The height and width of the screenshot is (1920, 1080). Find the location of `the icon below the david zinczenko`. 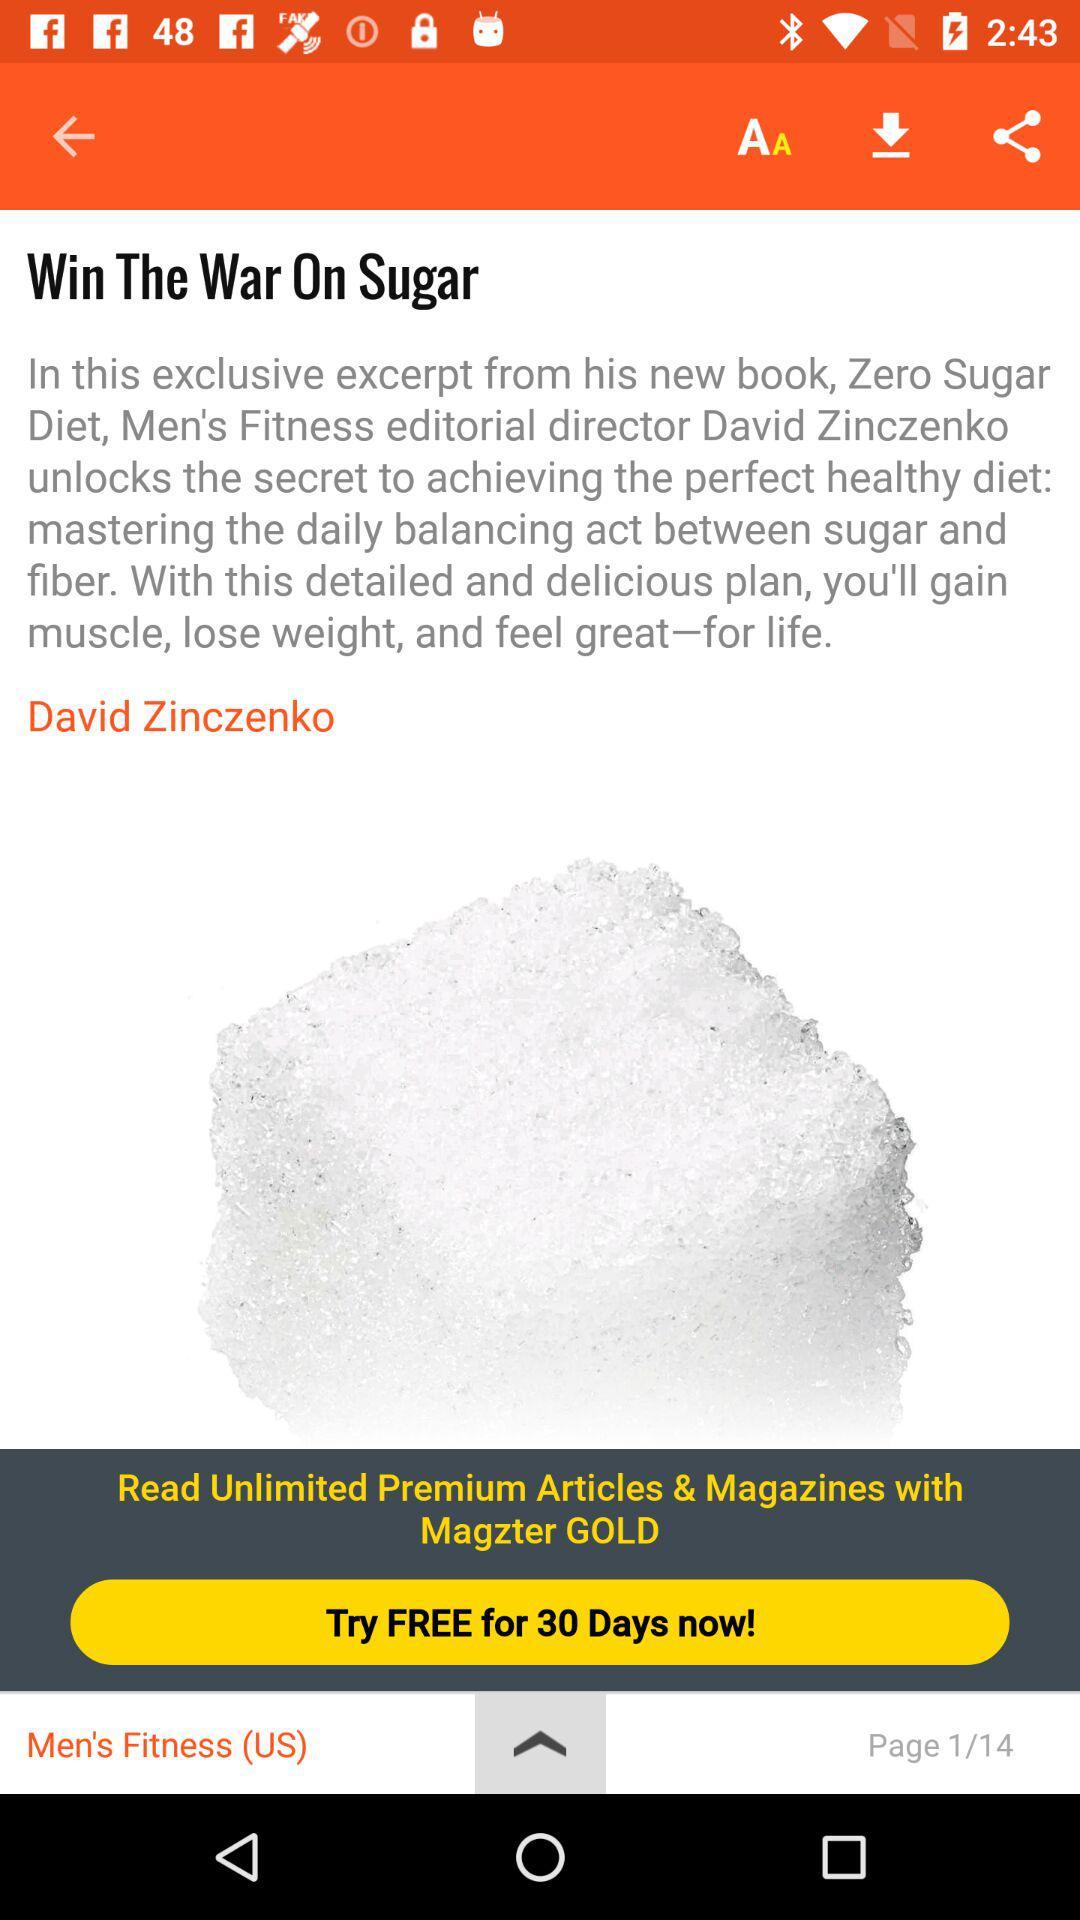

the icon below the david zinczenko is located at coordinates (540, 1236).